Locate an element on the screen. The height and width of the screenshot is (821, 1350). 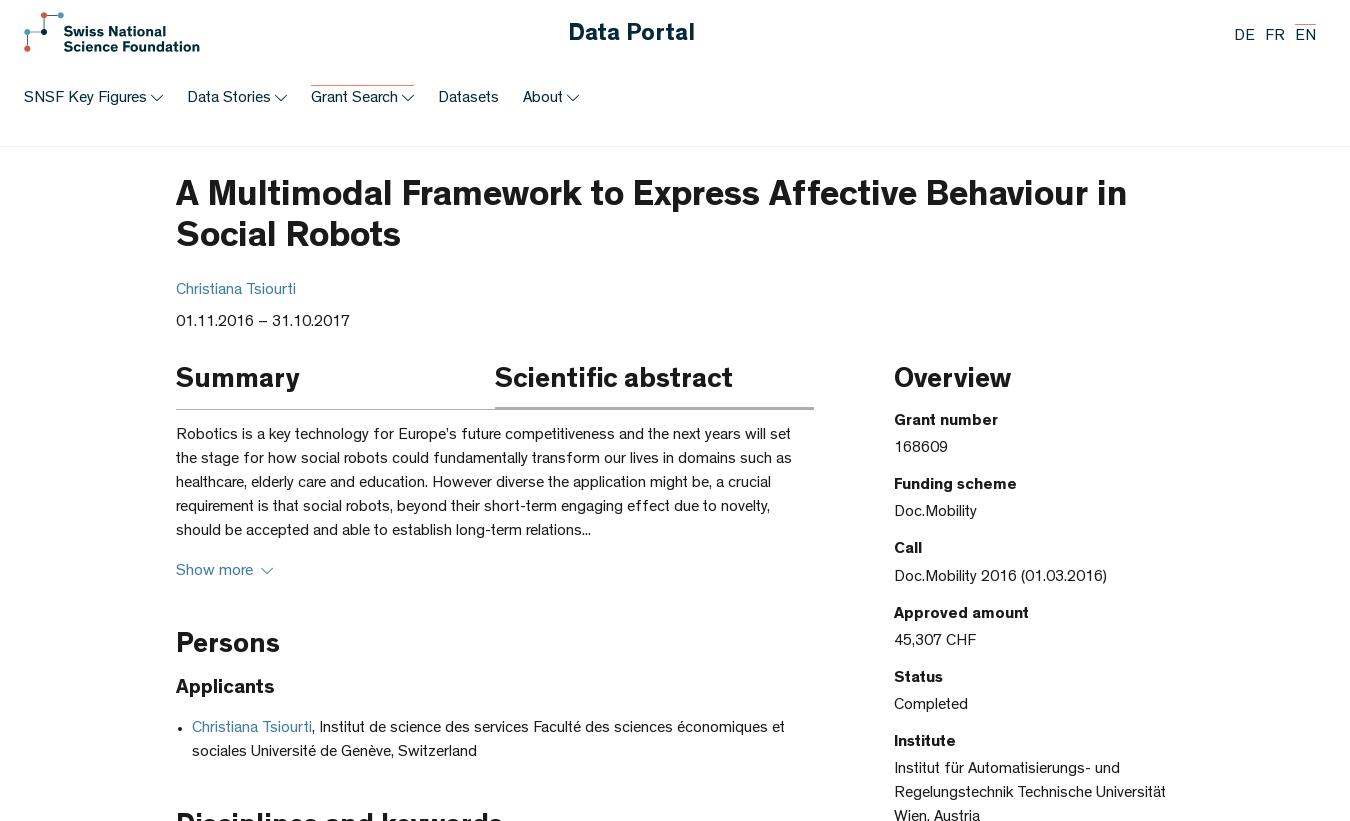
'SNSF Key Figures' is located at coordinates (86, 98).